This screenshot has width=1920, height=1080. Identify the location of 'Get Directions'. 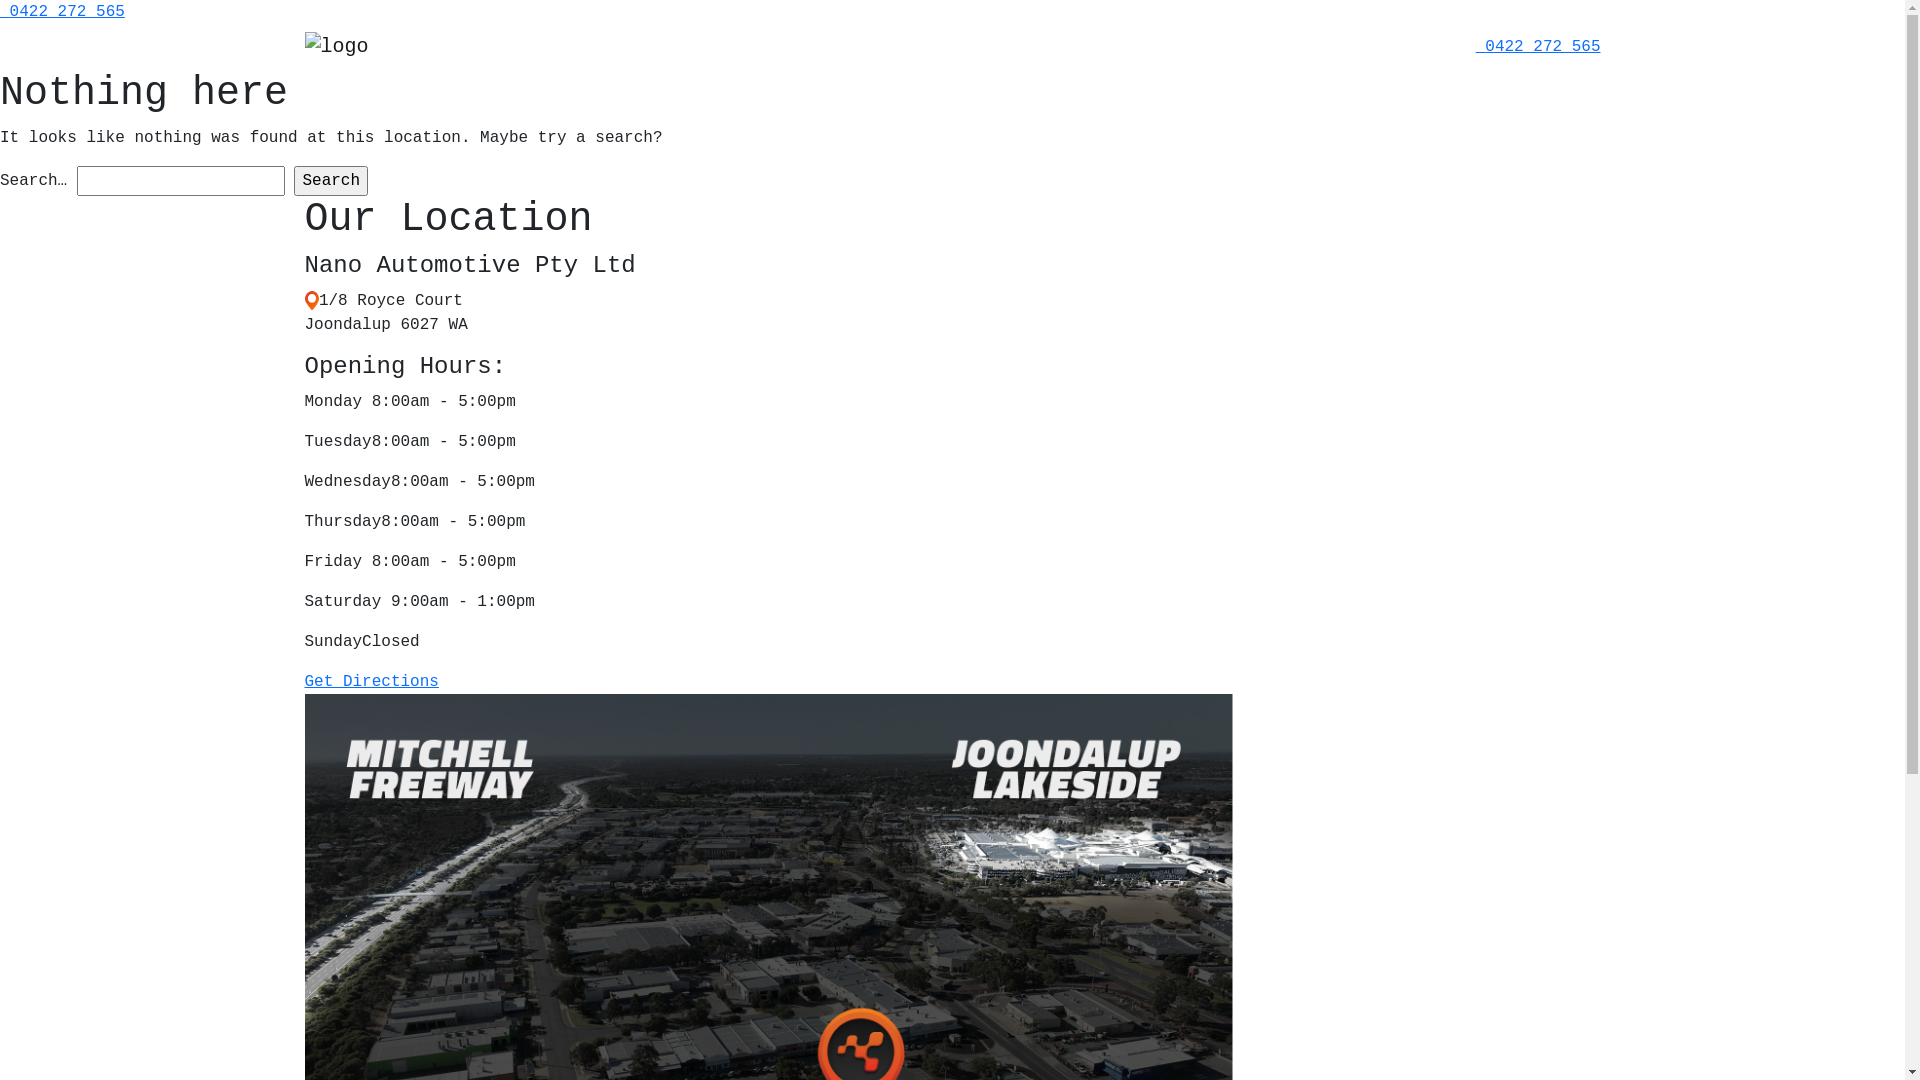
(370, 681).